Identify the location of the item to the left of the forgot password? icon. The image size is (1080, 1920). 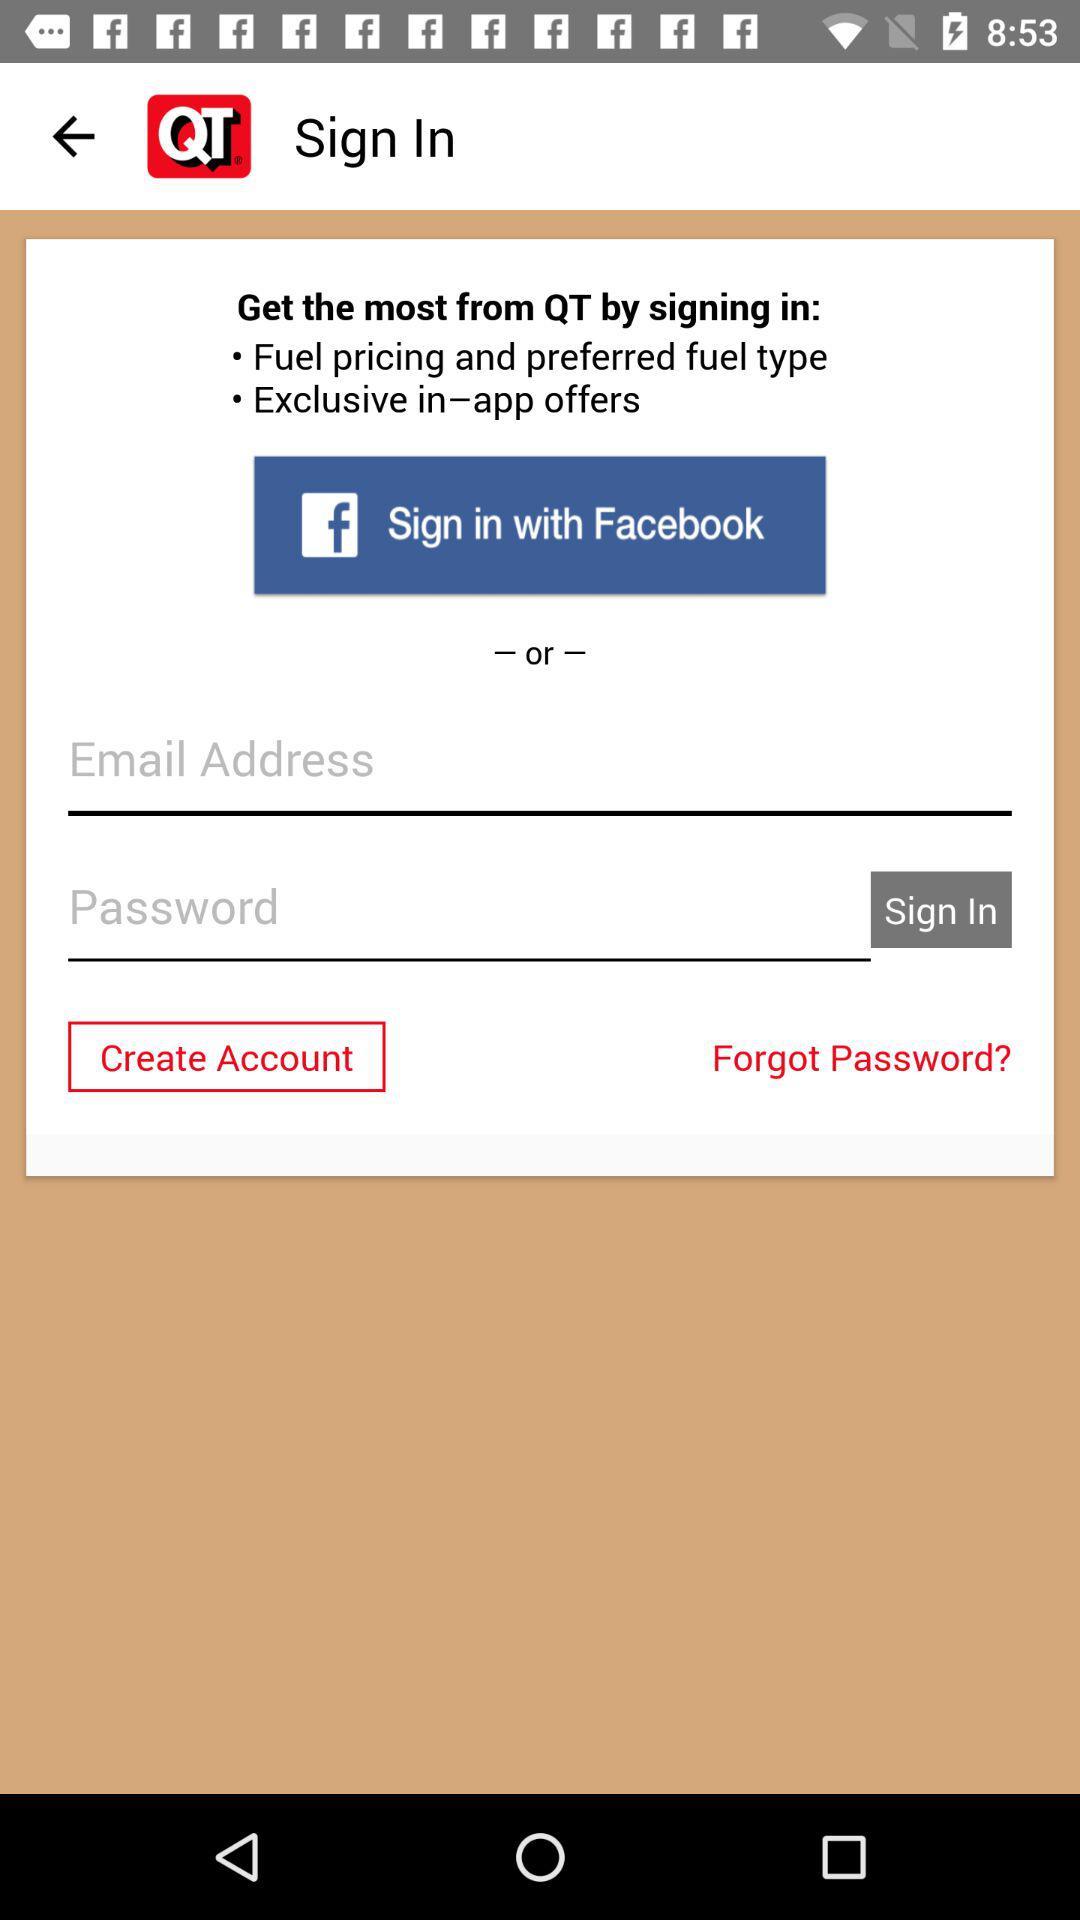
(225, 1055).